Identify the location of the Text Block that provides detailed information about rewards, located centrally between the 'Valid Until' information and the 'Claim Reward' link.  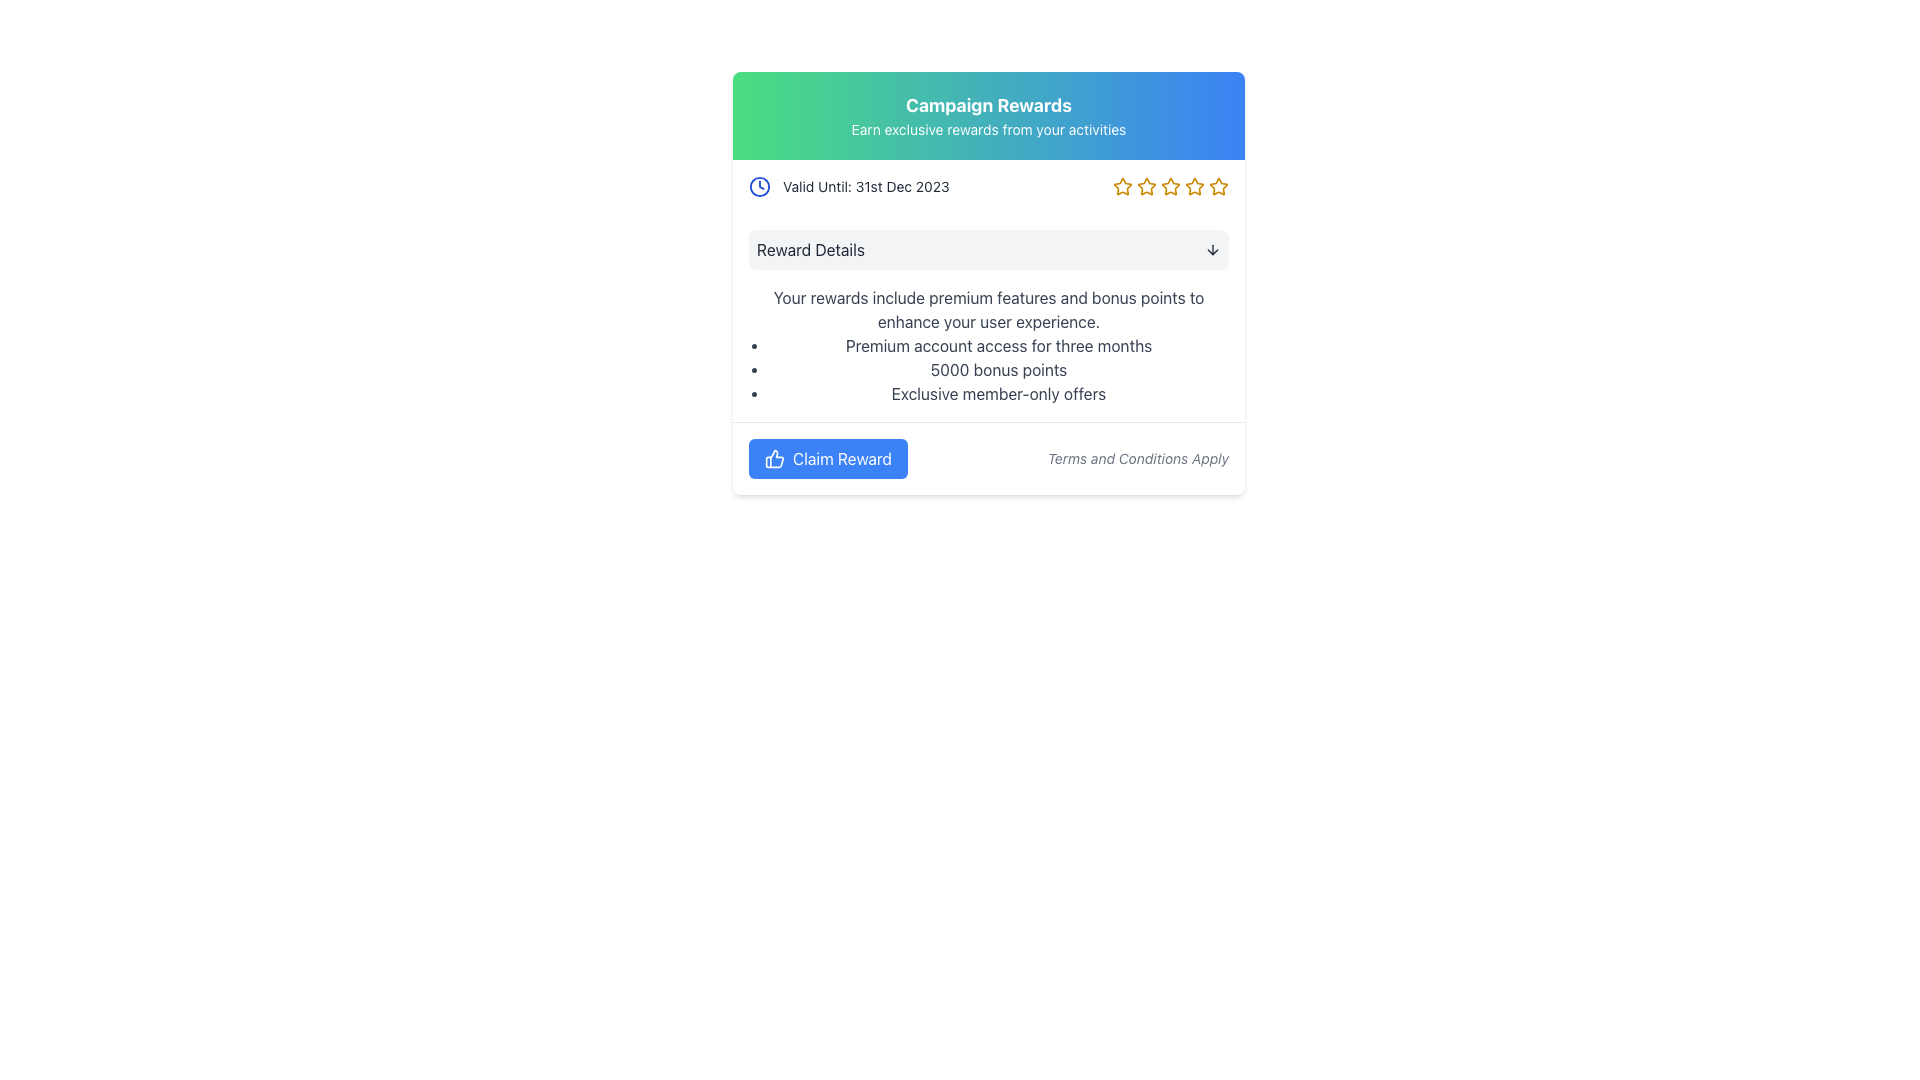
(988, 316).